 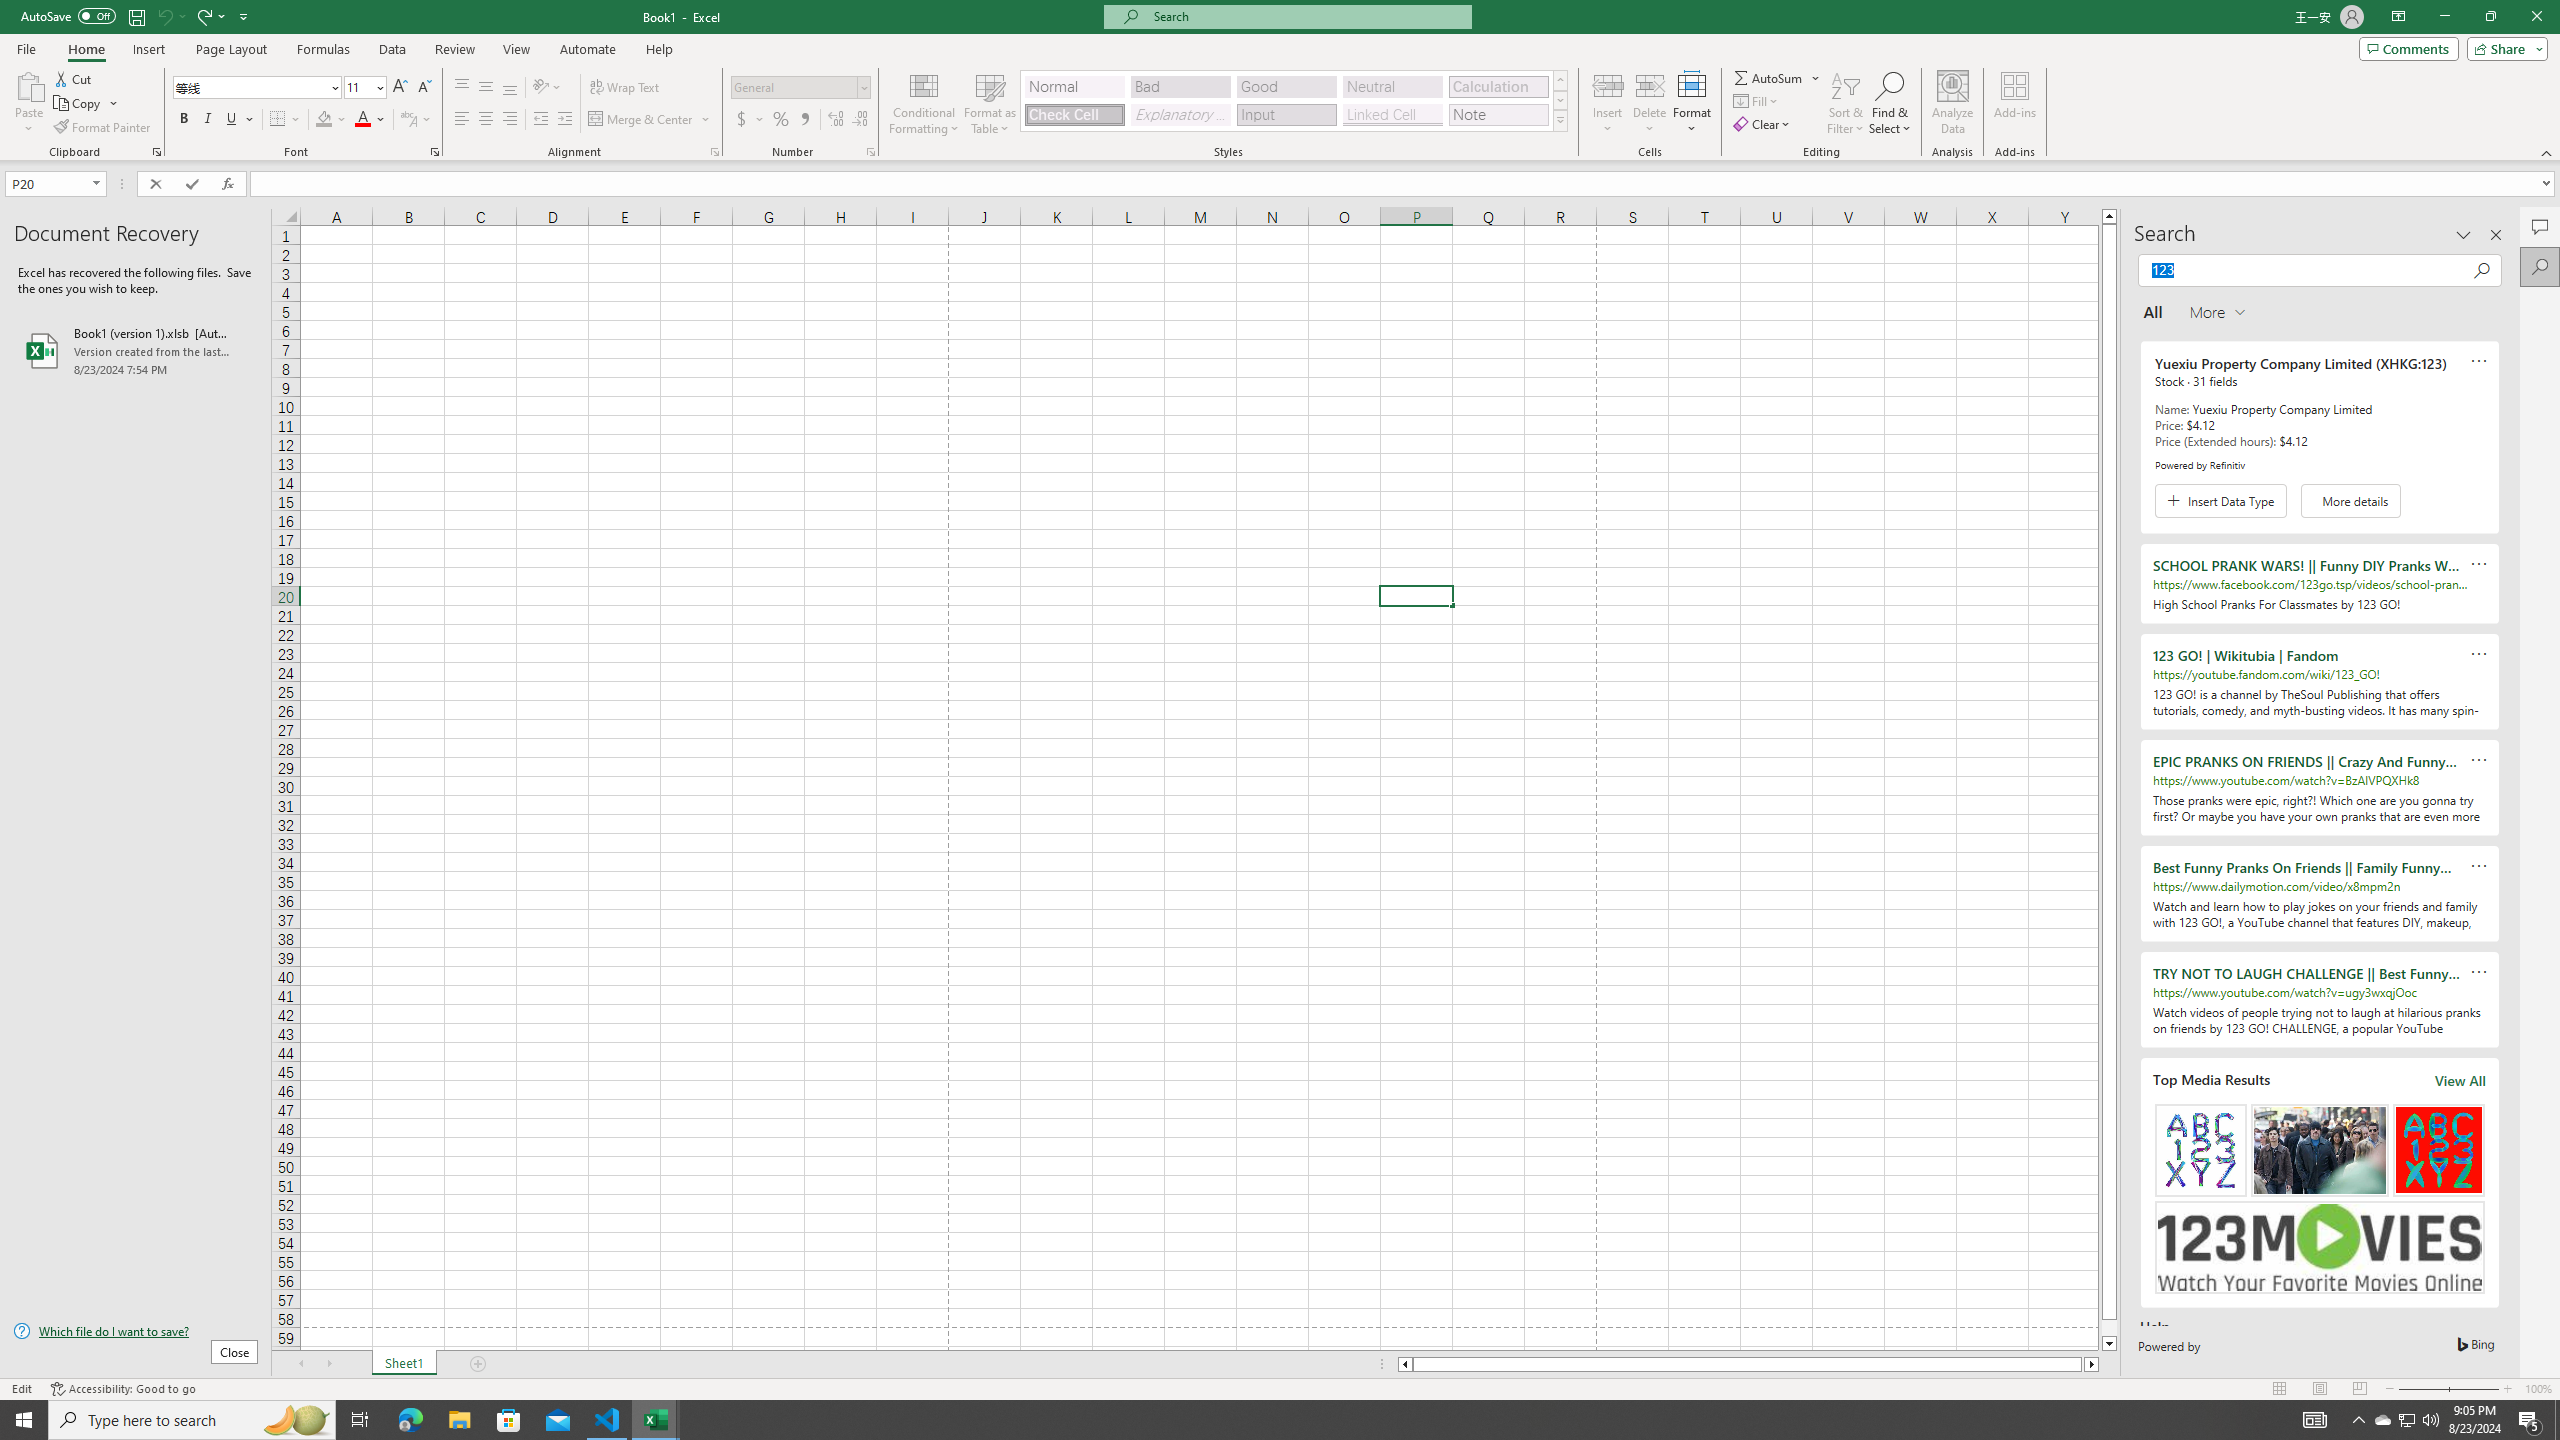 I want to click on 'Clear', so click(x=1762, y=122).